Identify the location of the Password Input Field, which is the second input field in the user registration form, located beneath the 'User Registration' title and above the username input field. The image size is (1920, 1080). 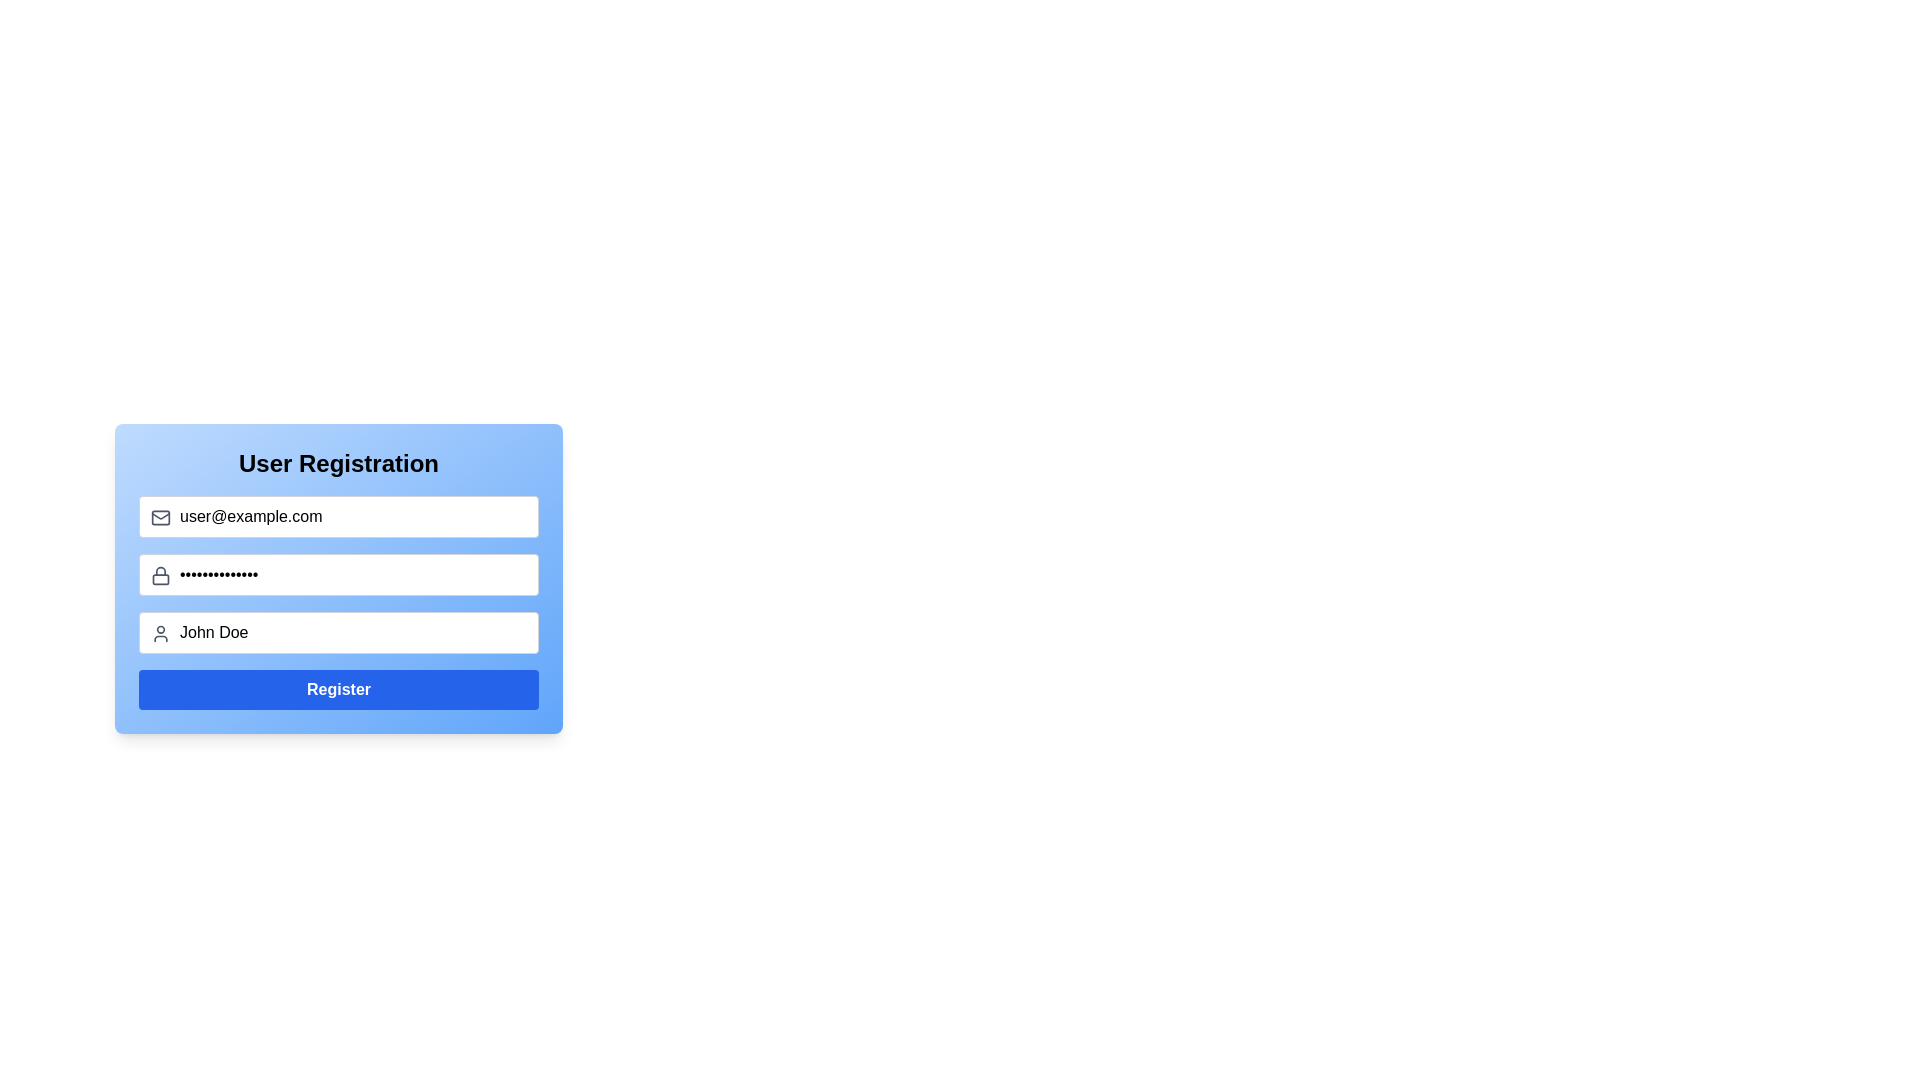
(339, 578).